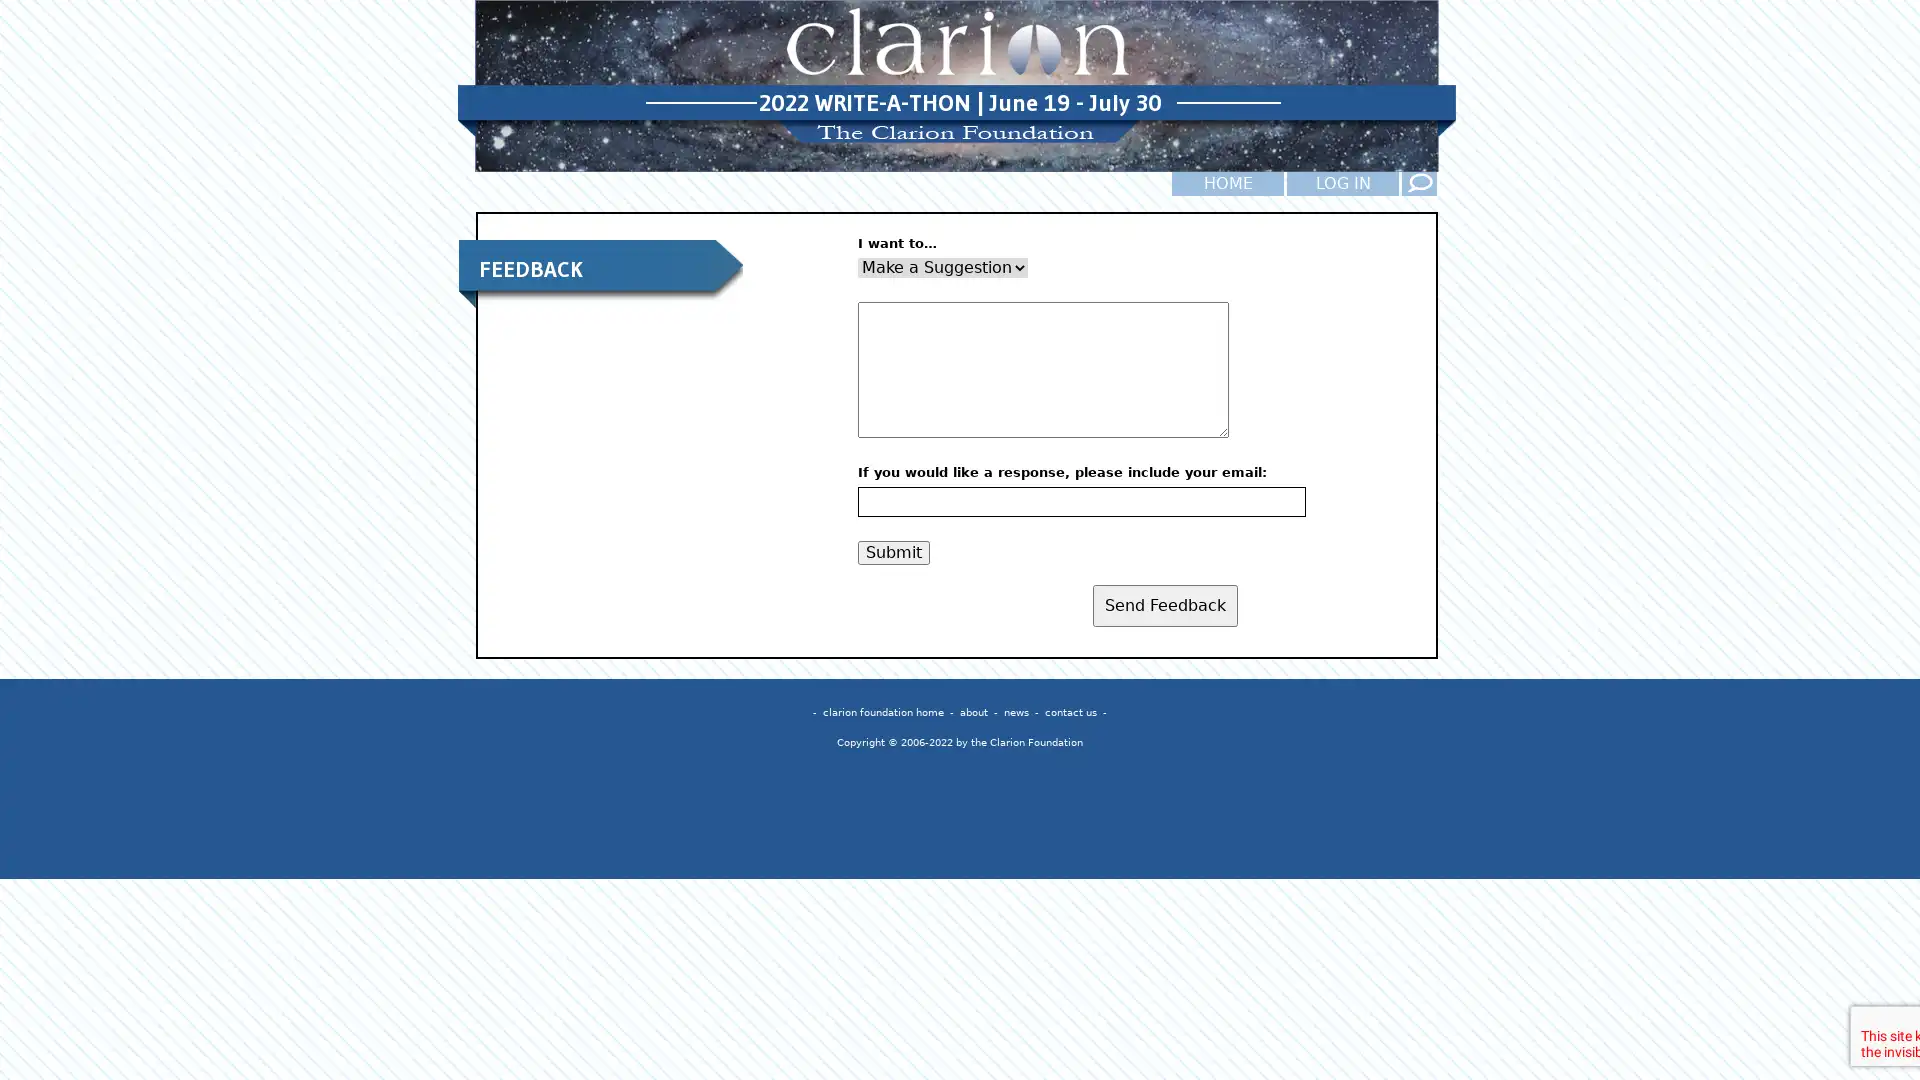 This screenshot has width=1920, height=1080. What do you see at coordinates (1165, 604) in the screenshot?
I see `Send Feedback` at bounding box center [1165, 604].